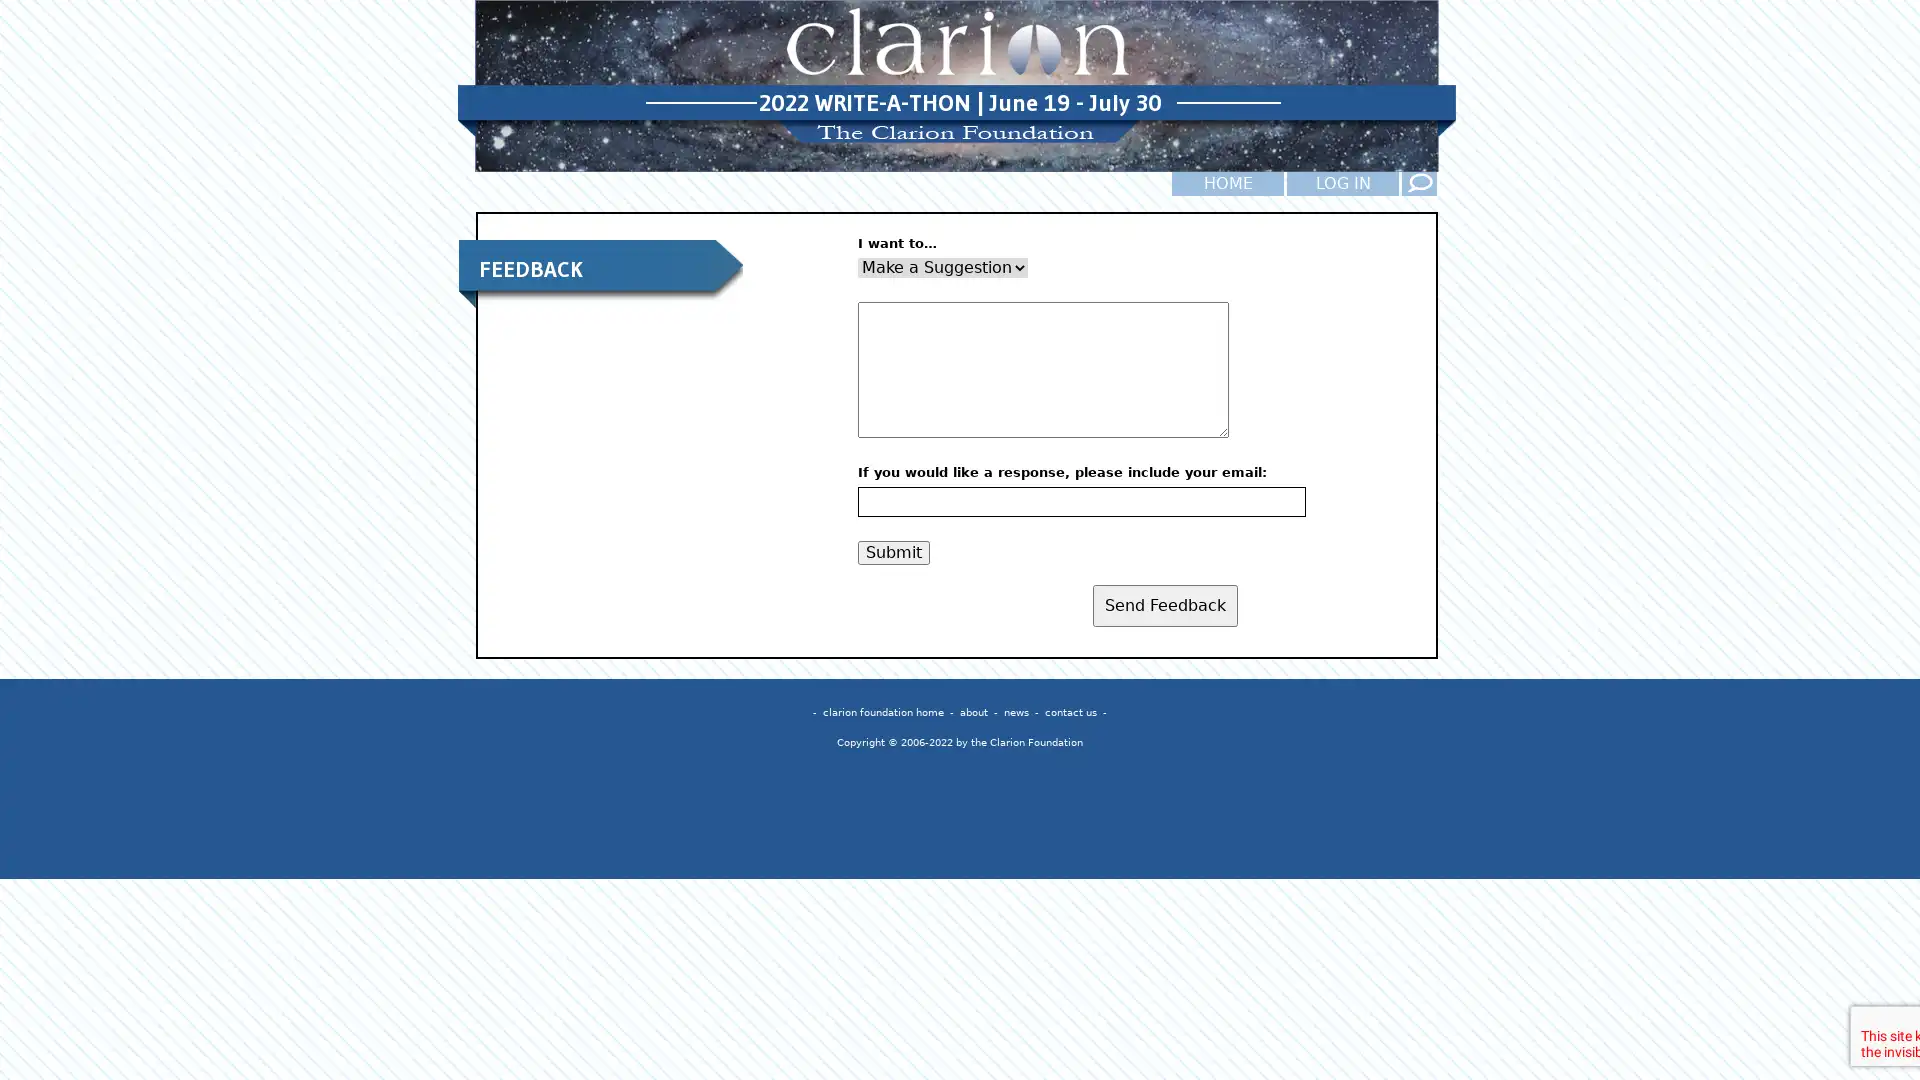 This screenshot has width=1920, height=1080. What do you see at coordinates (1165, 604) in the screenshot?
I see `Send Feedback` at bounding box center [1165, 604].